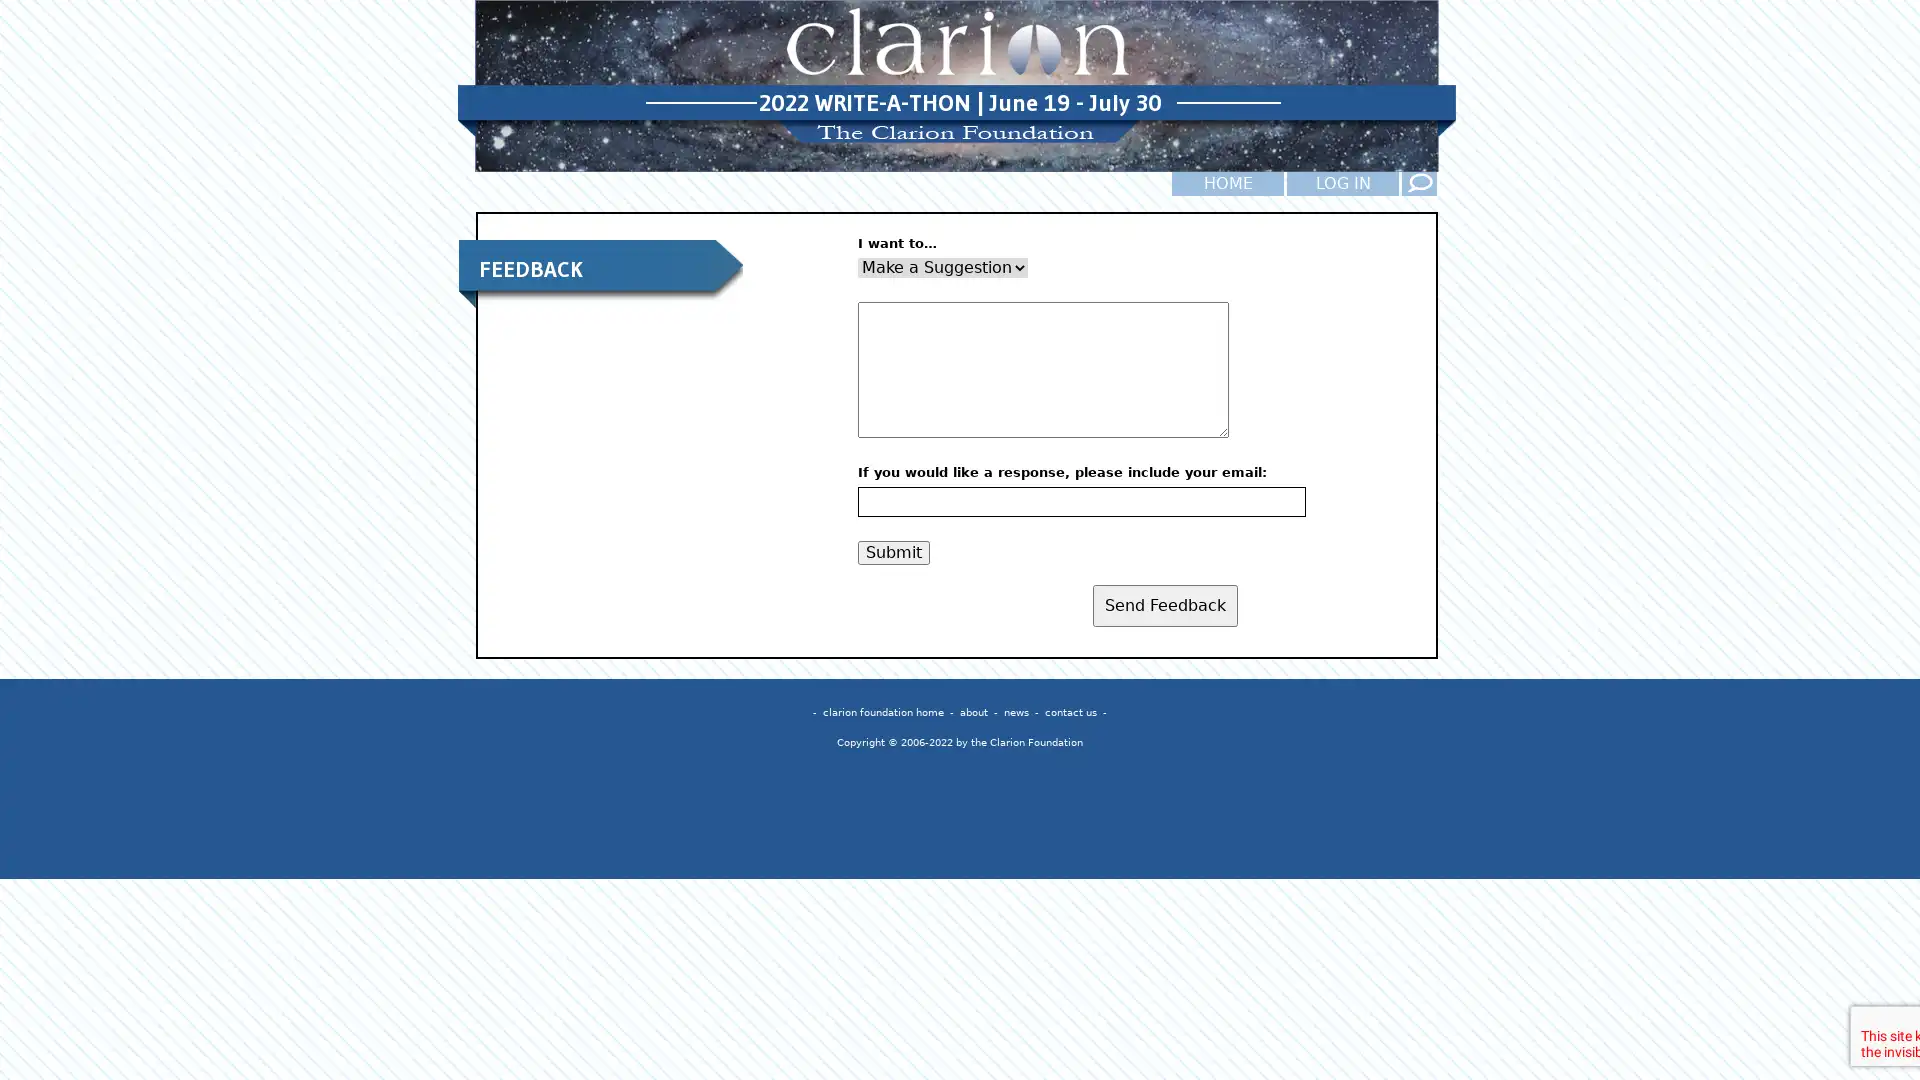 This screenshot has width=1920, height=1080. What do you see at coordinates (1165, 604) in the screenshot?
I see `Send Feedback` at bounding box center [1165, 604].